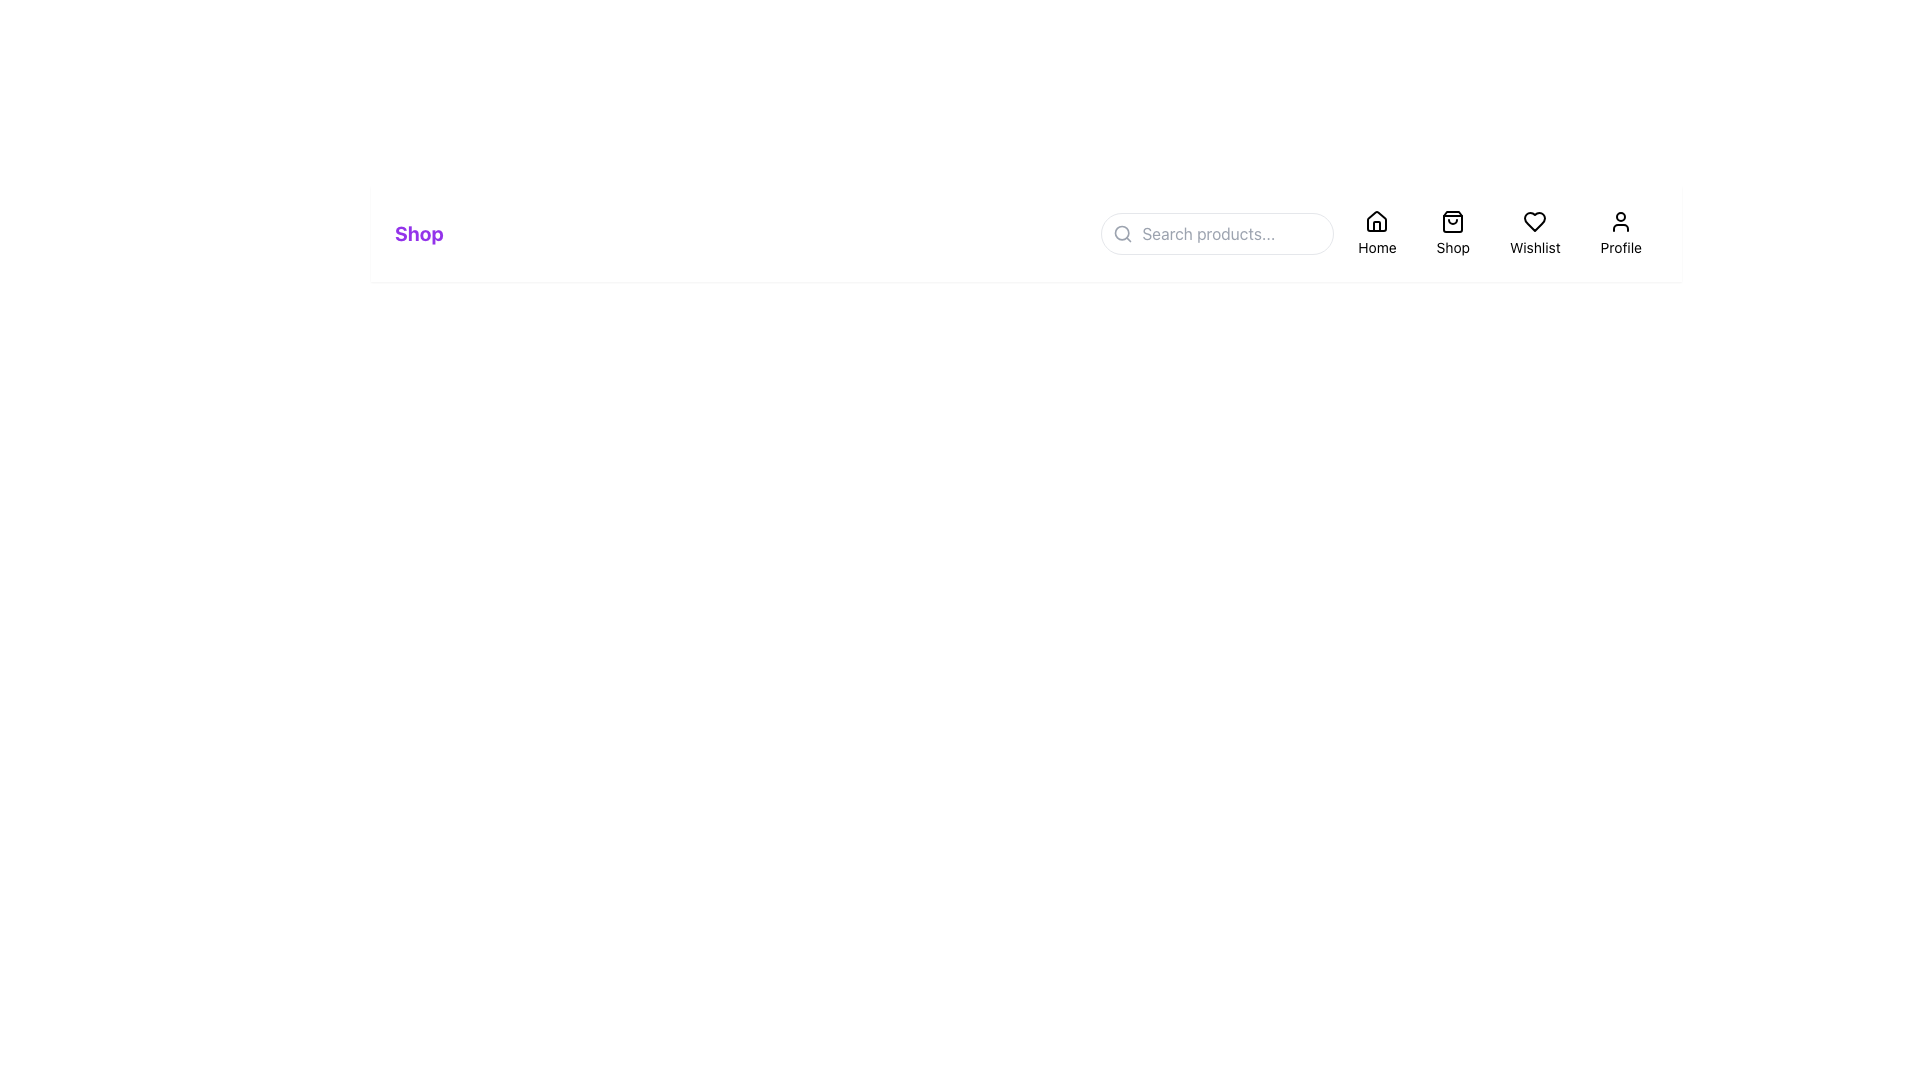 Image resolution: width=1920 pixels, height=1080 pixels. What do you see at coordinates (1378, 233) in the screenshot?
I see `the first button in the compact navigation bar, which includes Home, Shop, Wishlist, and Profile` at bounding box center [1378, 233].